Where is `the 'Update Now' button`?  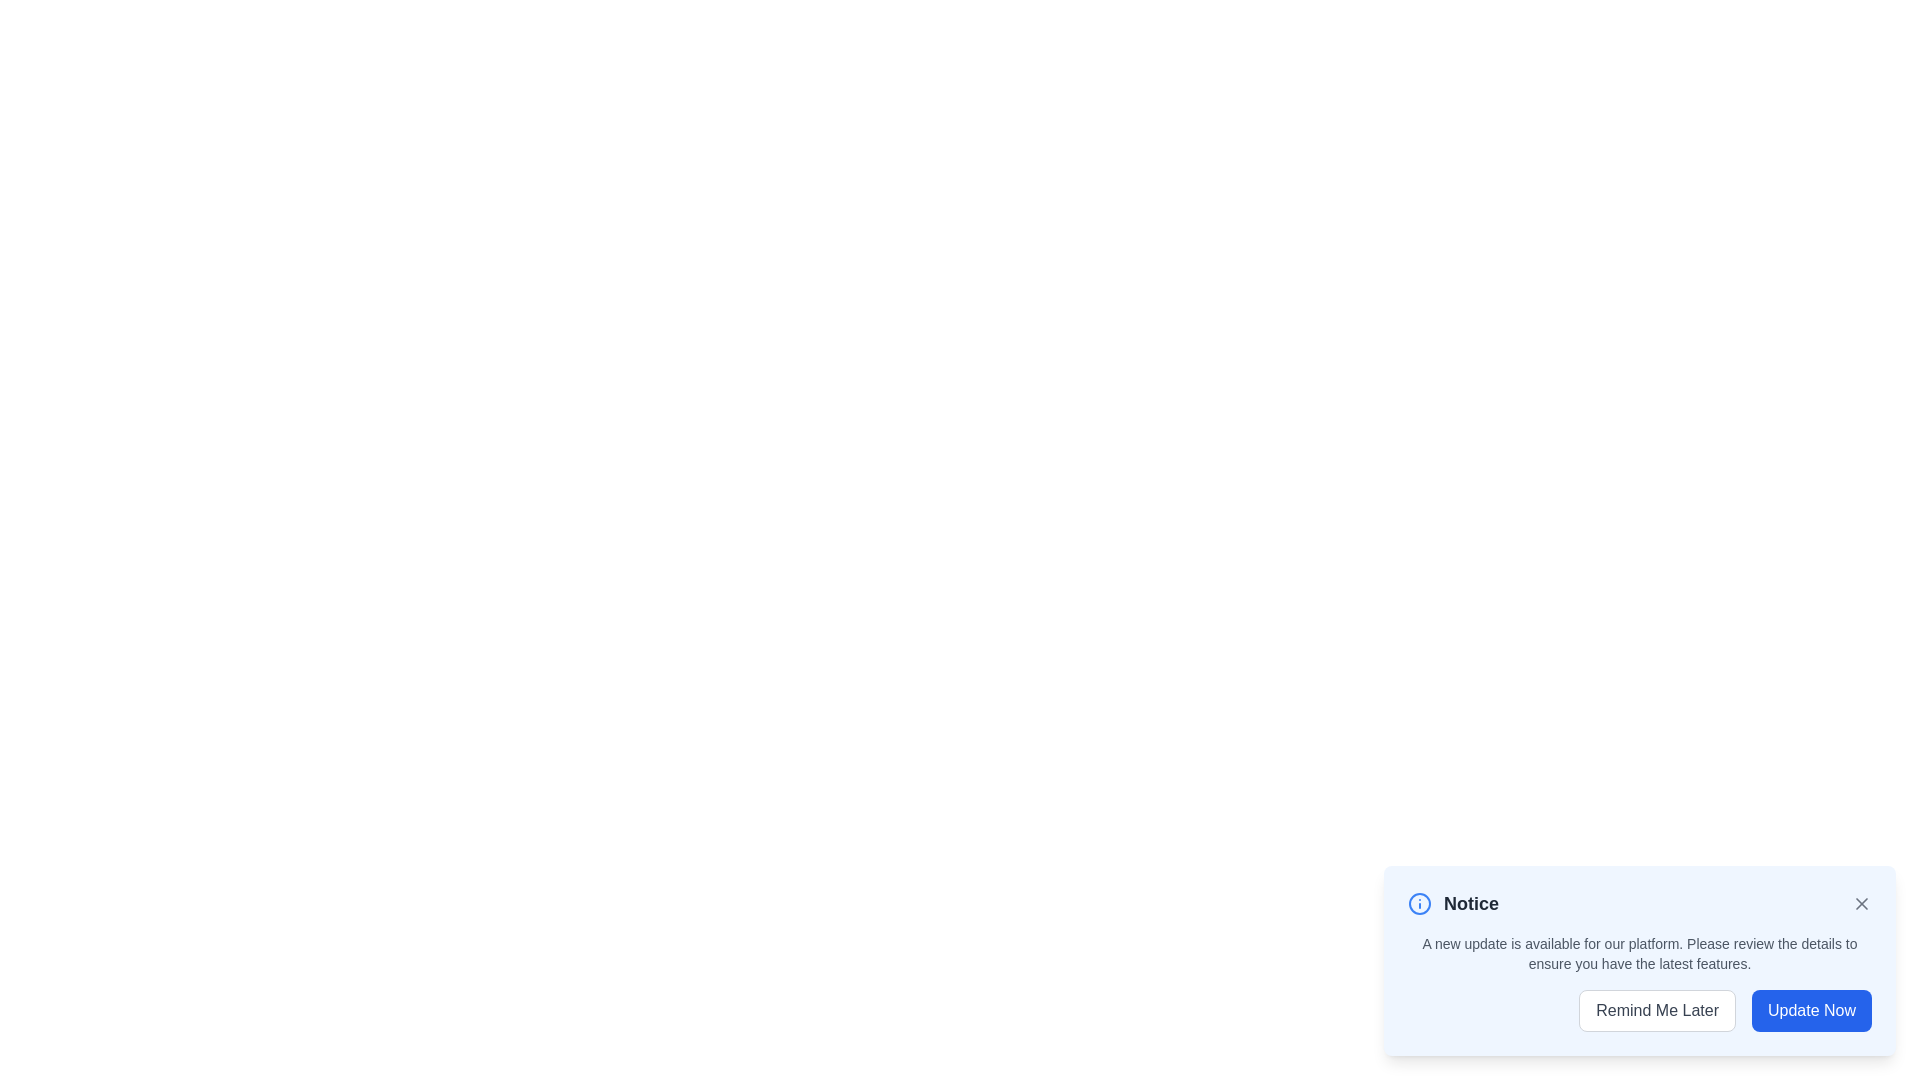 the 'Update Now' button is located at coordinates (1811, 1010).